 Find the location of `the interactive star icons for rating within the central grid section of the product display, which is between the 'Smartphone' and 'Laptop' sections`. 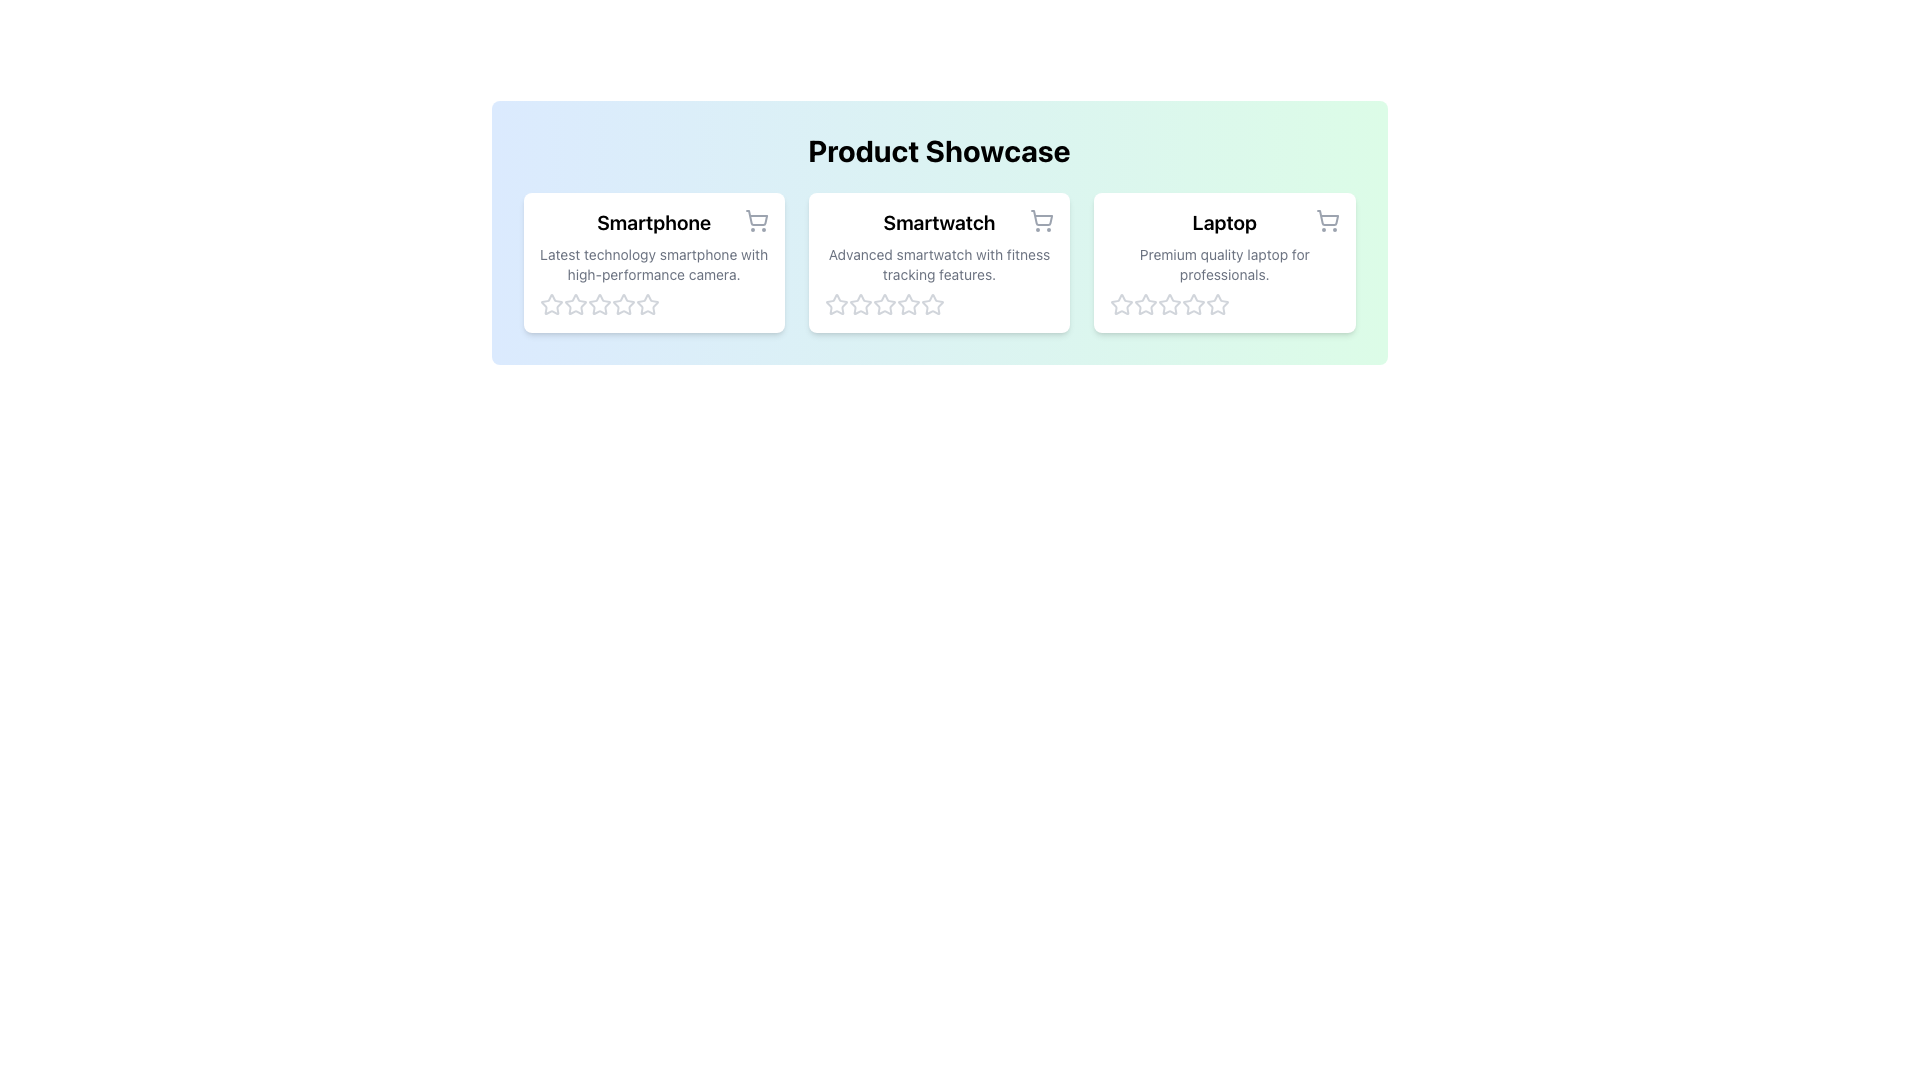

the interactive star icons for rating within the central grid section of the product display, which is between the 'Smartphone' and 'Laptop' sections is located at coordinates (938, 261).